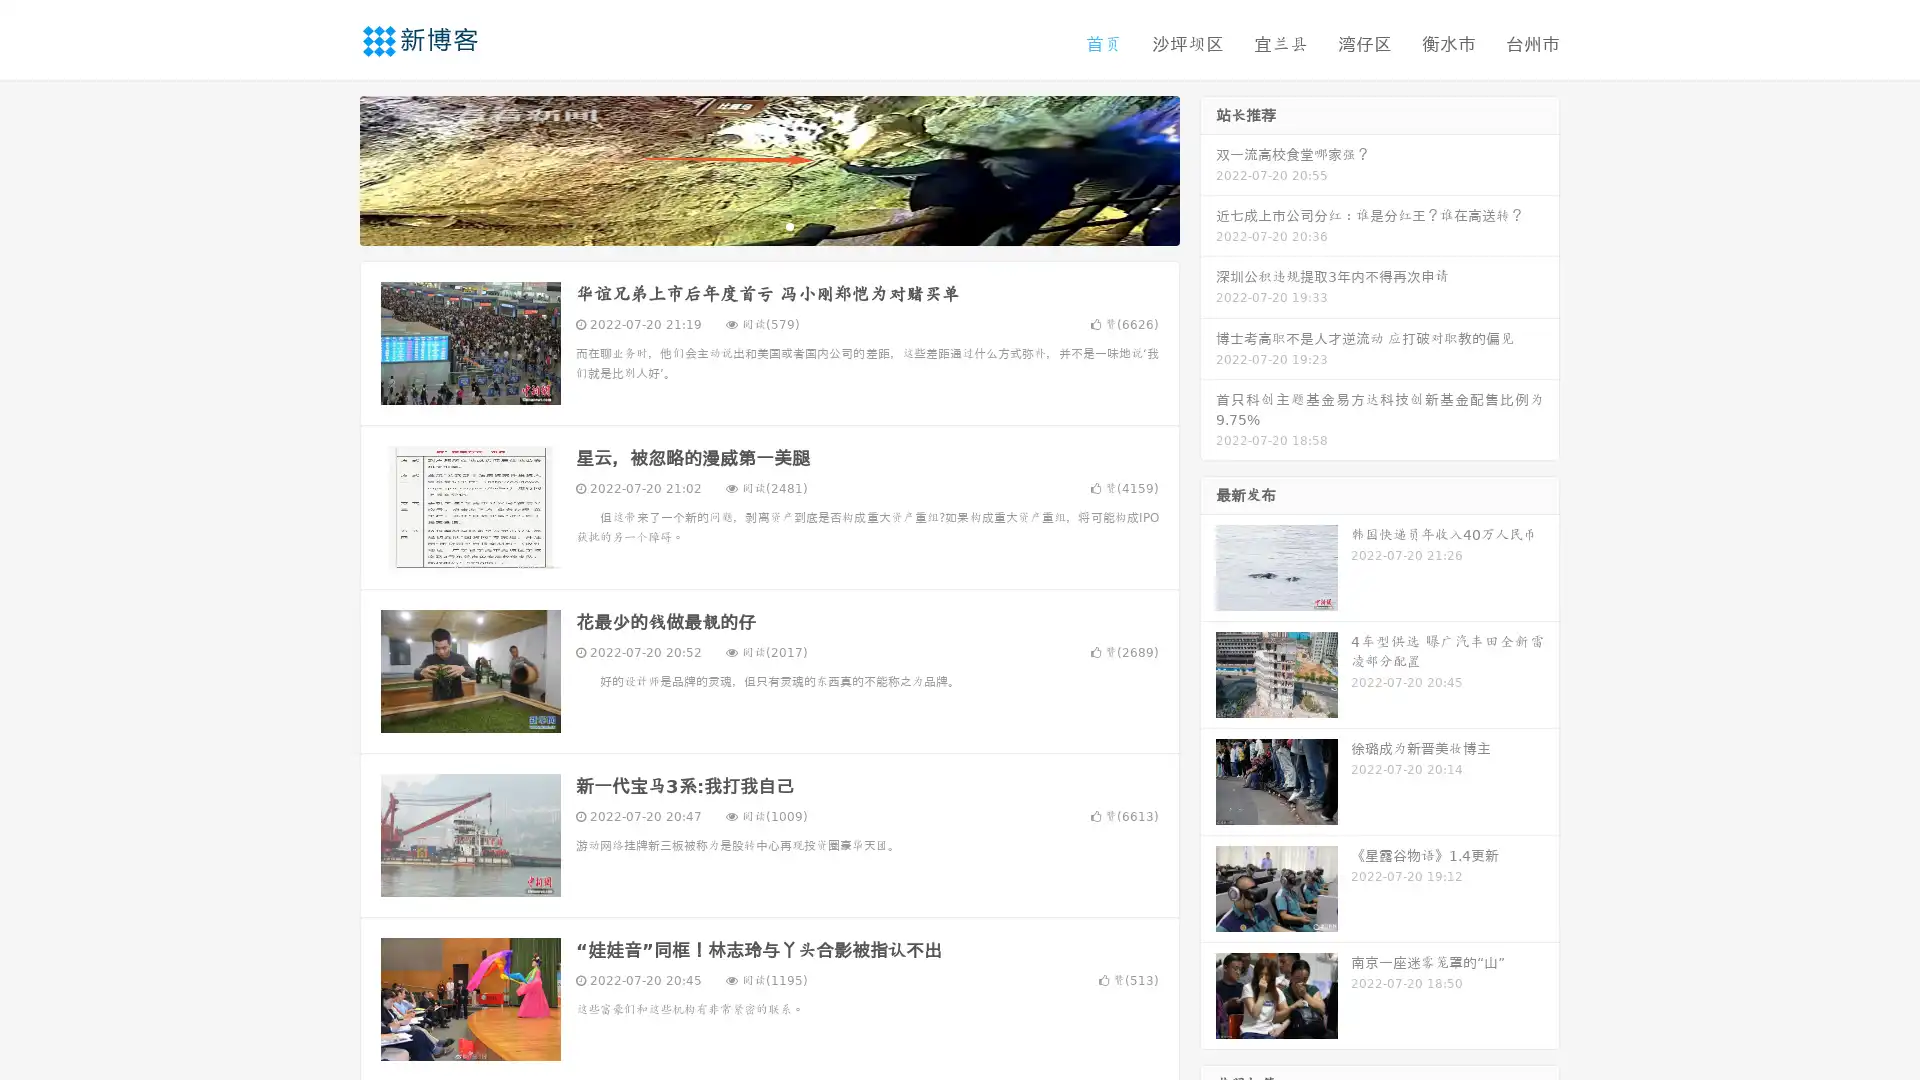 Image resolution: width=1920 pixels, height=1080 pixels. Describe the element at coordinates (768, 225) in the screenshot. I see `Go to slide 2` at that location.